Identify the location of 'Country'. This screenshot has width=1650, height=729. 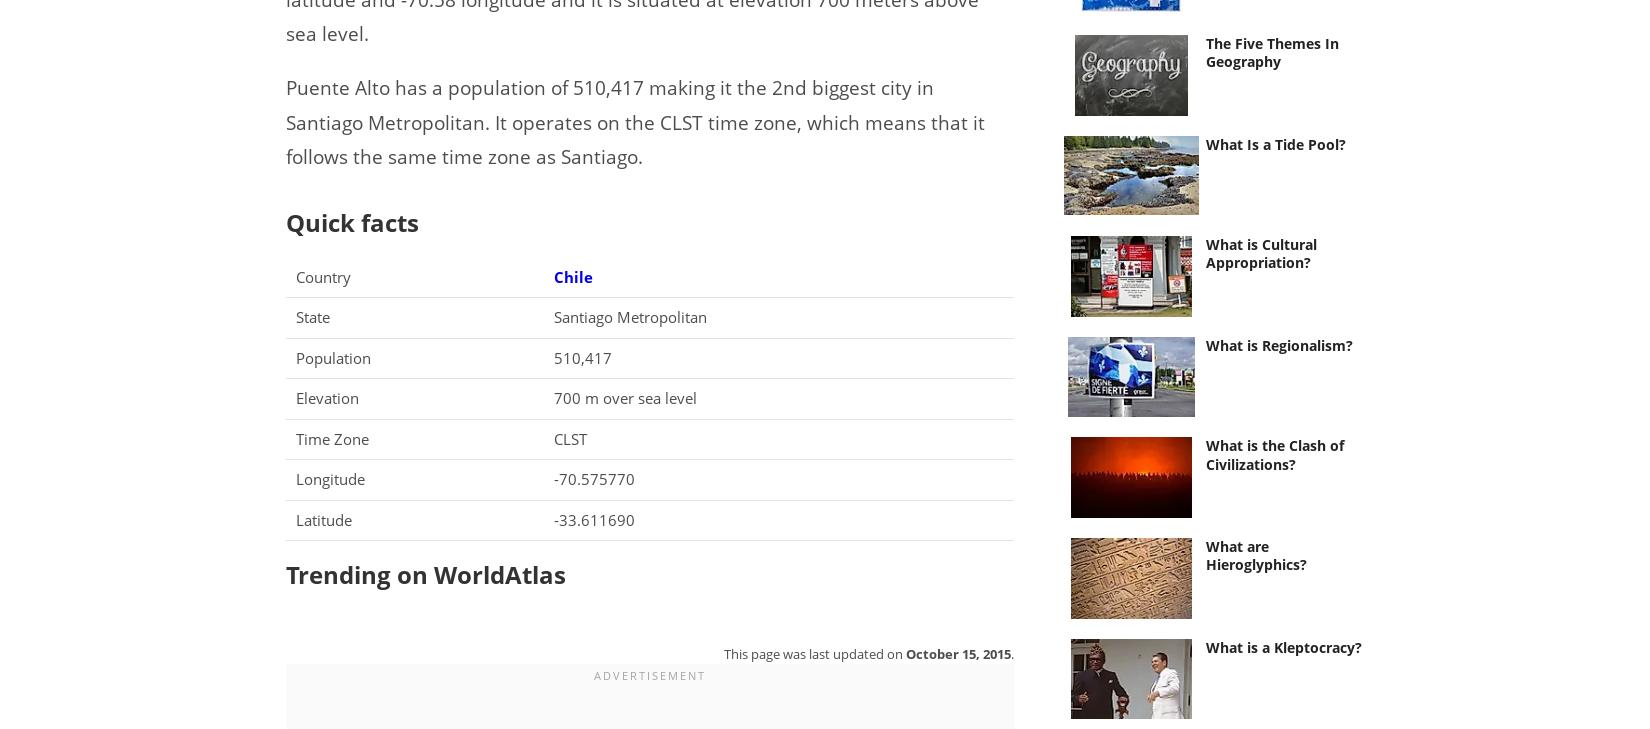
(323, 274).